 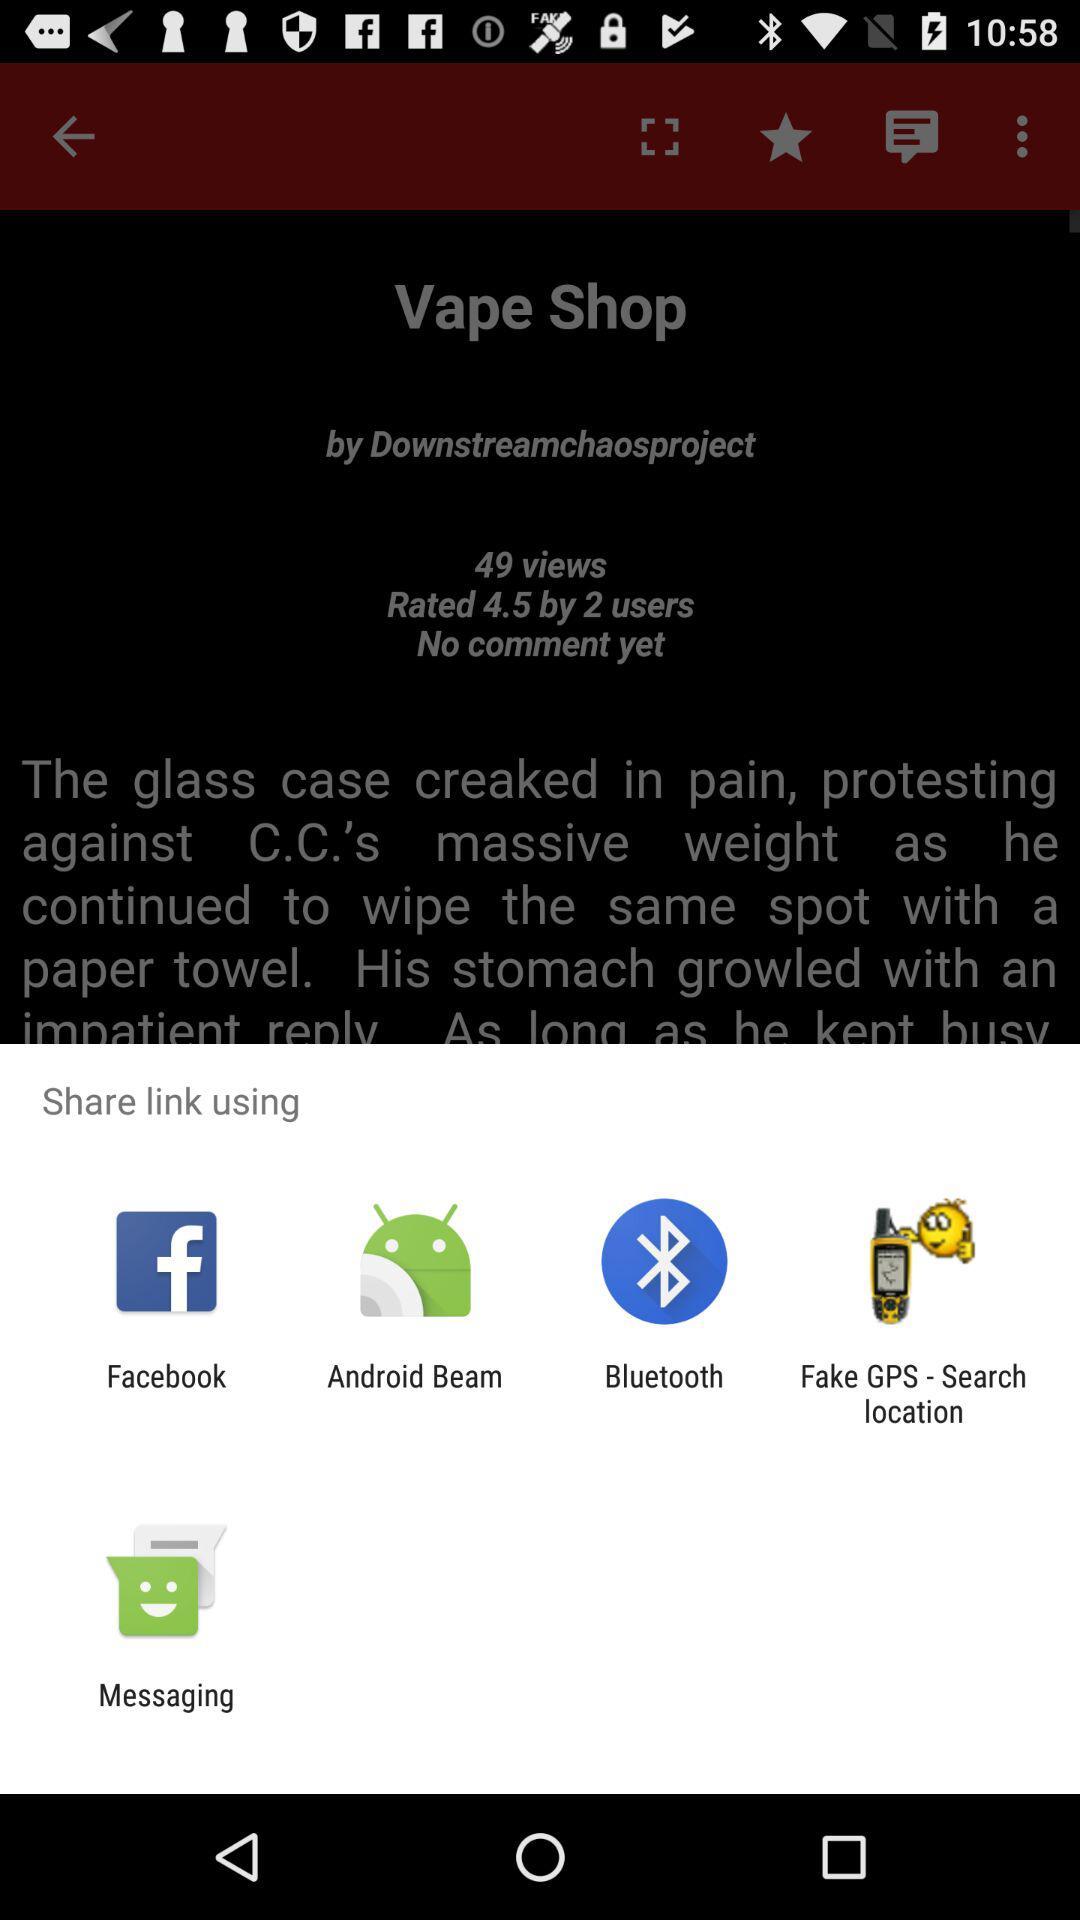 What do you see at coordinates (664, 1392) in the screenshot?
I see `bluetooth` at bounding box center [664, 1392].